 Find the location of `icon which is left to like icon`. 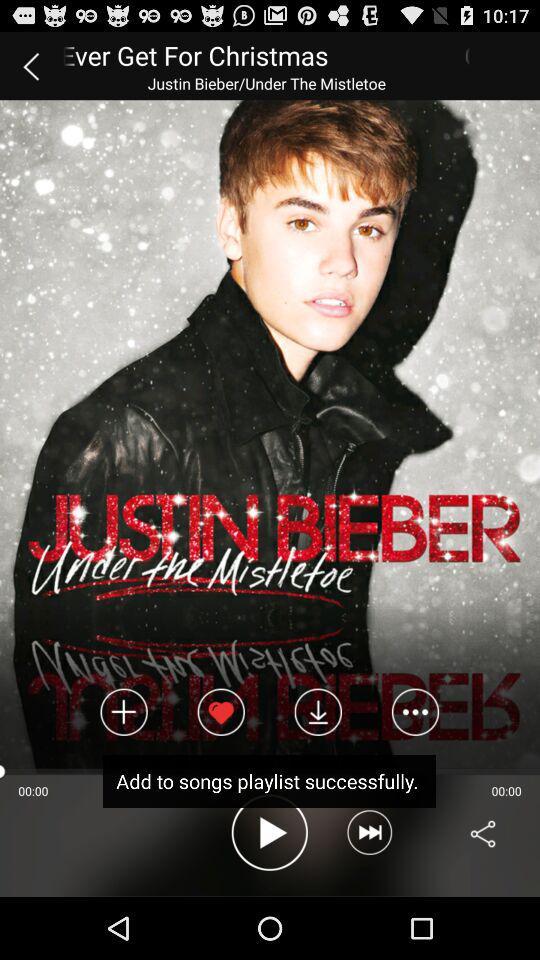

icon which is left to like icon is located at coordinates (124, 712).